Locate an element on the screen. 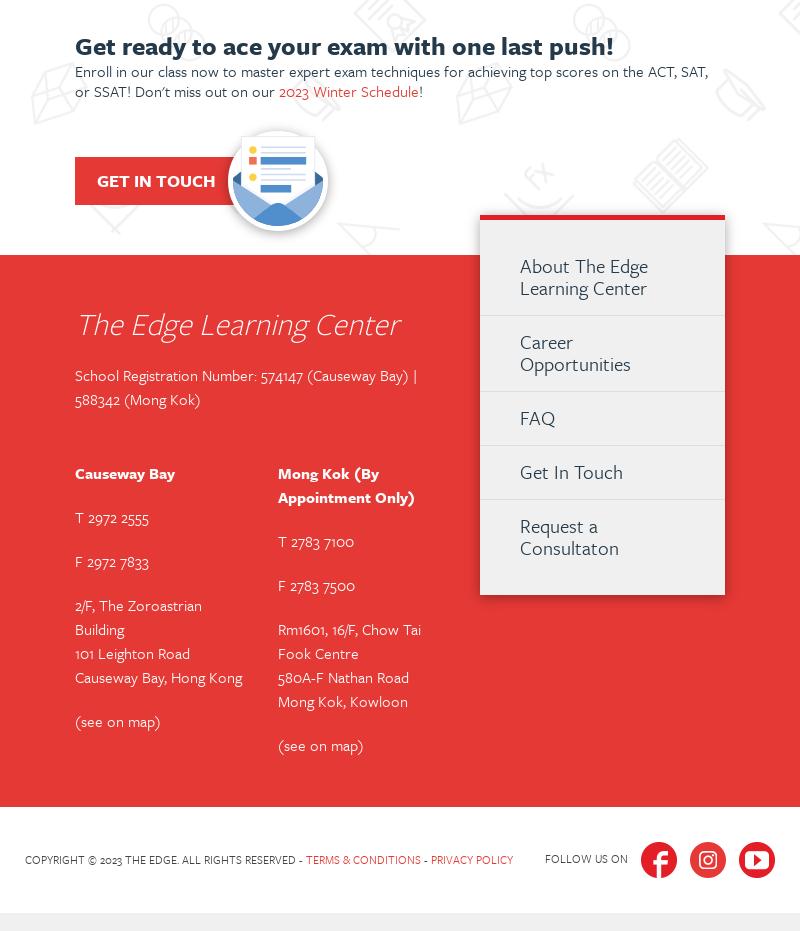 The height and width of the screenshot is (931, 800). 'The Edge Learning Center' is located at coordinates (236, 321).